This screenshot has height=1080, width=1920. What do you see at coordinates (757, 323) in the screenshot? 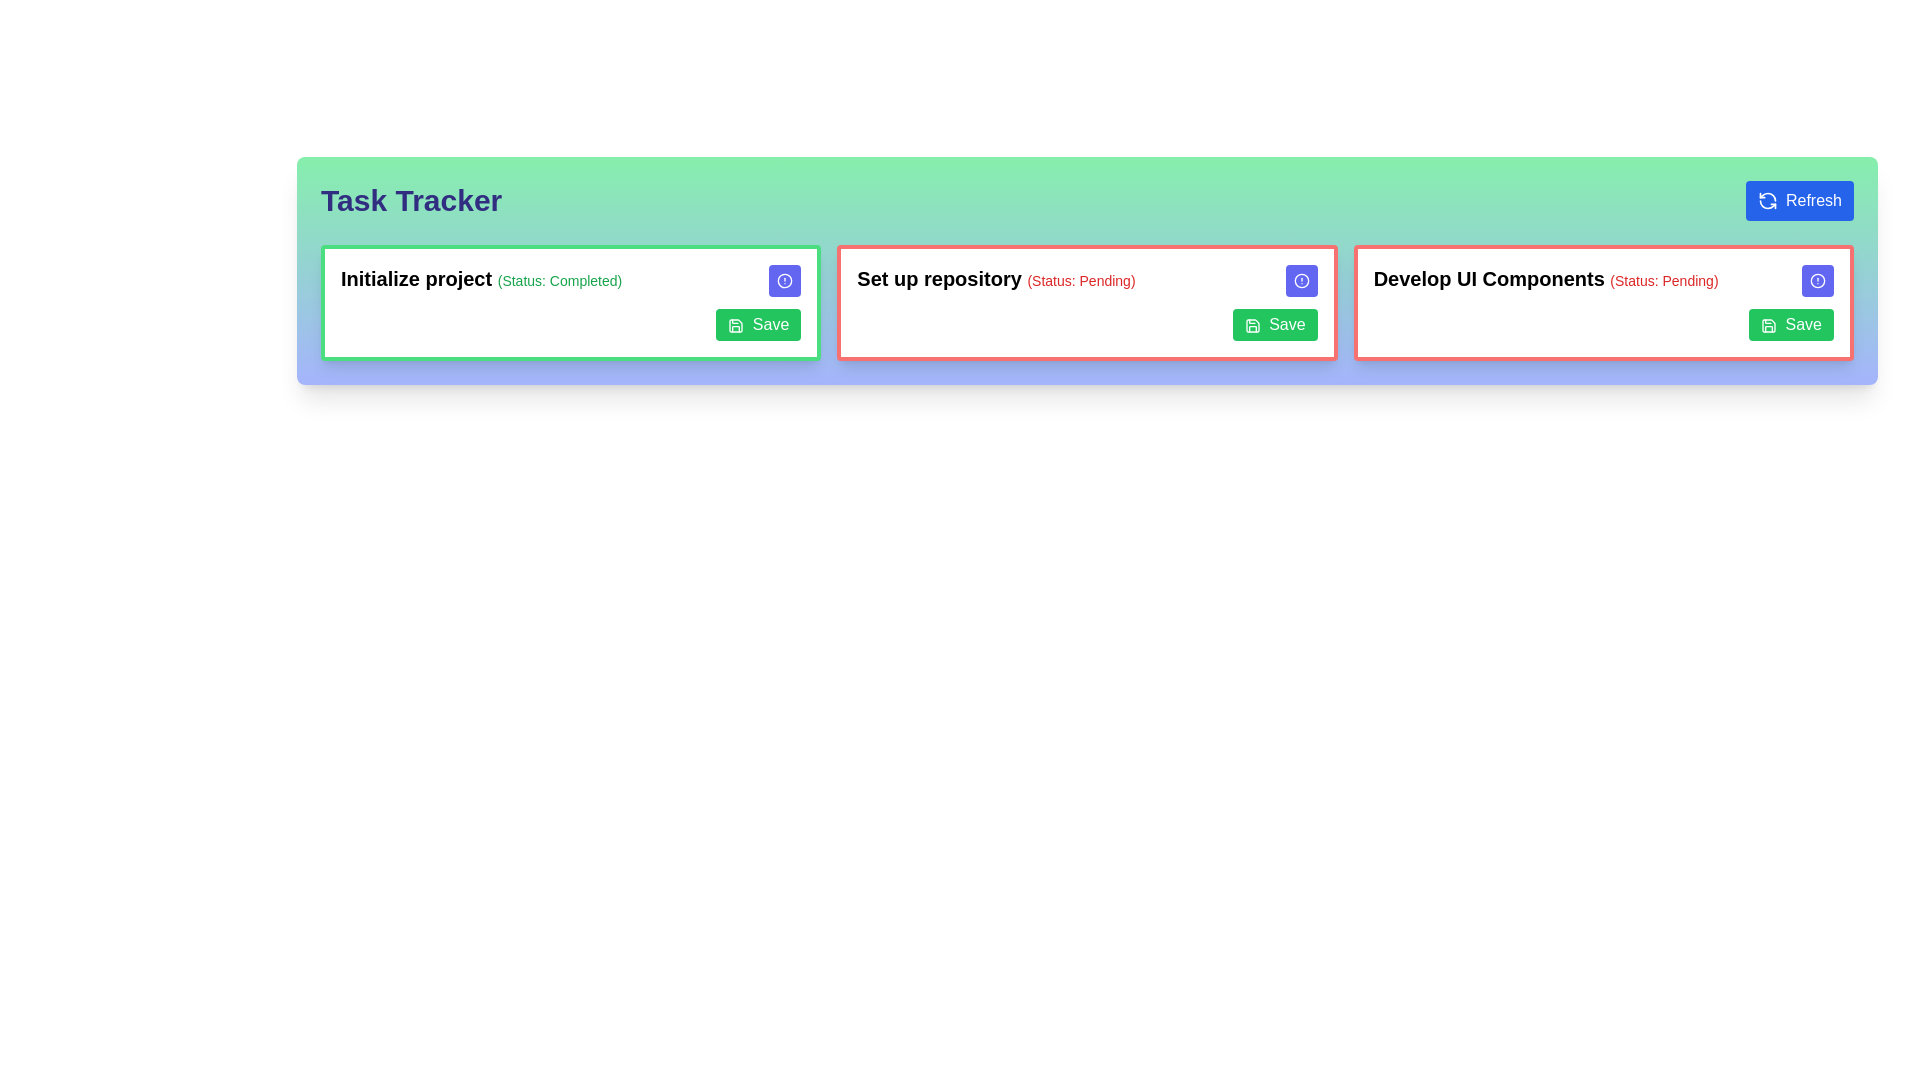
I see `the save button located at the bottom-right corner of the 'Initialize project' task card` at bounding box center [757, 323].